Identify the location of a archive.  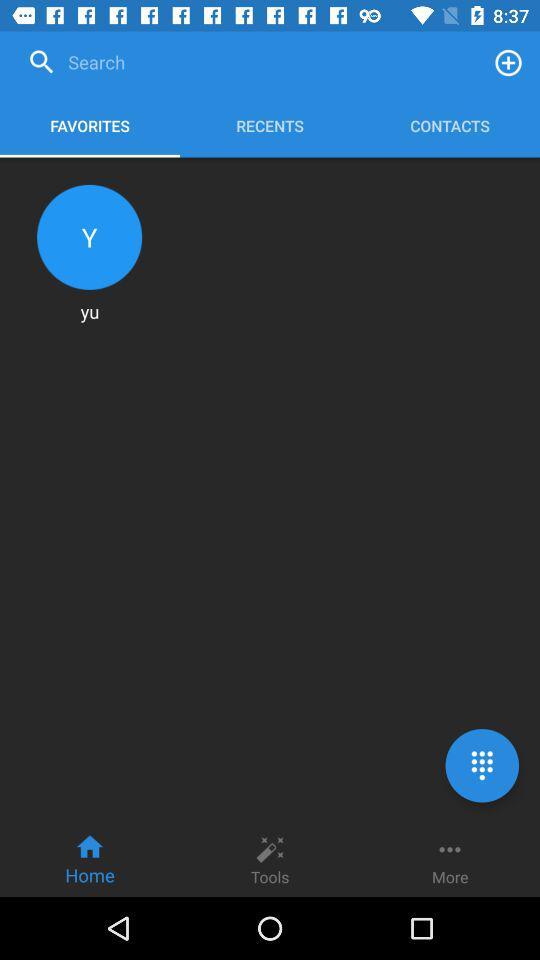
(508, 62).